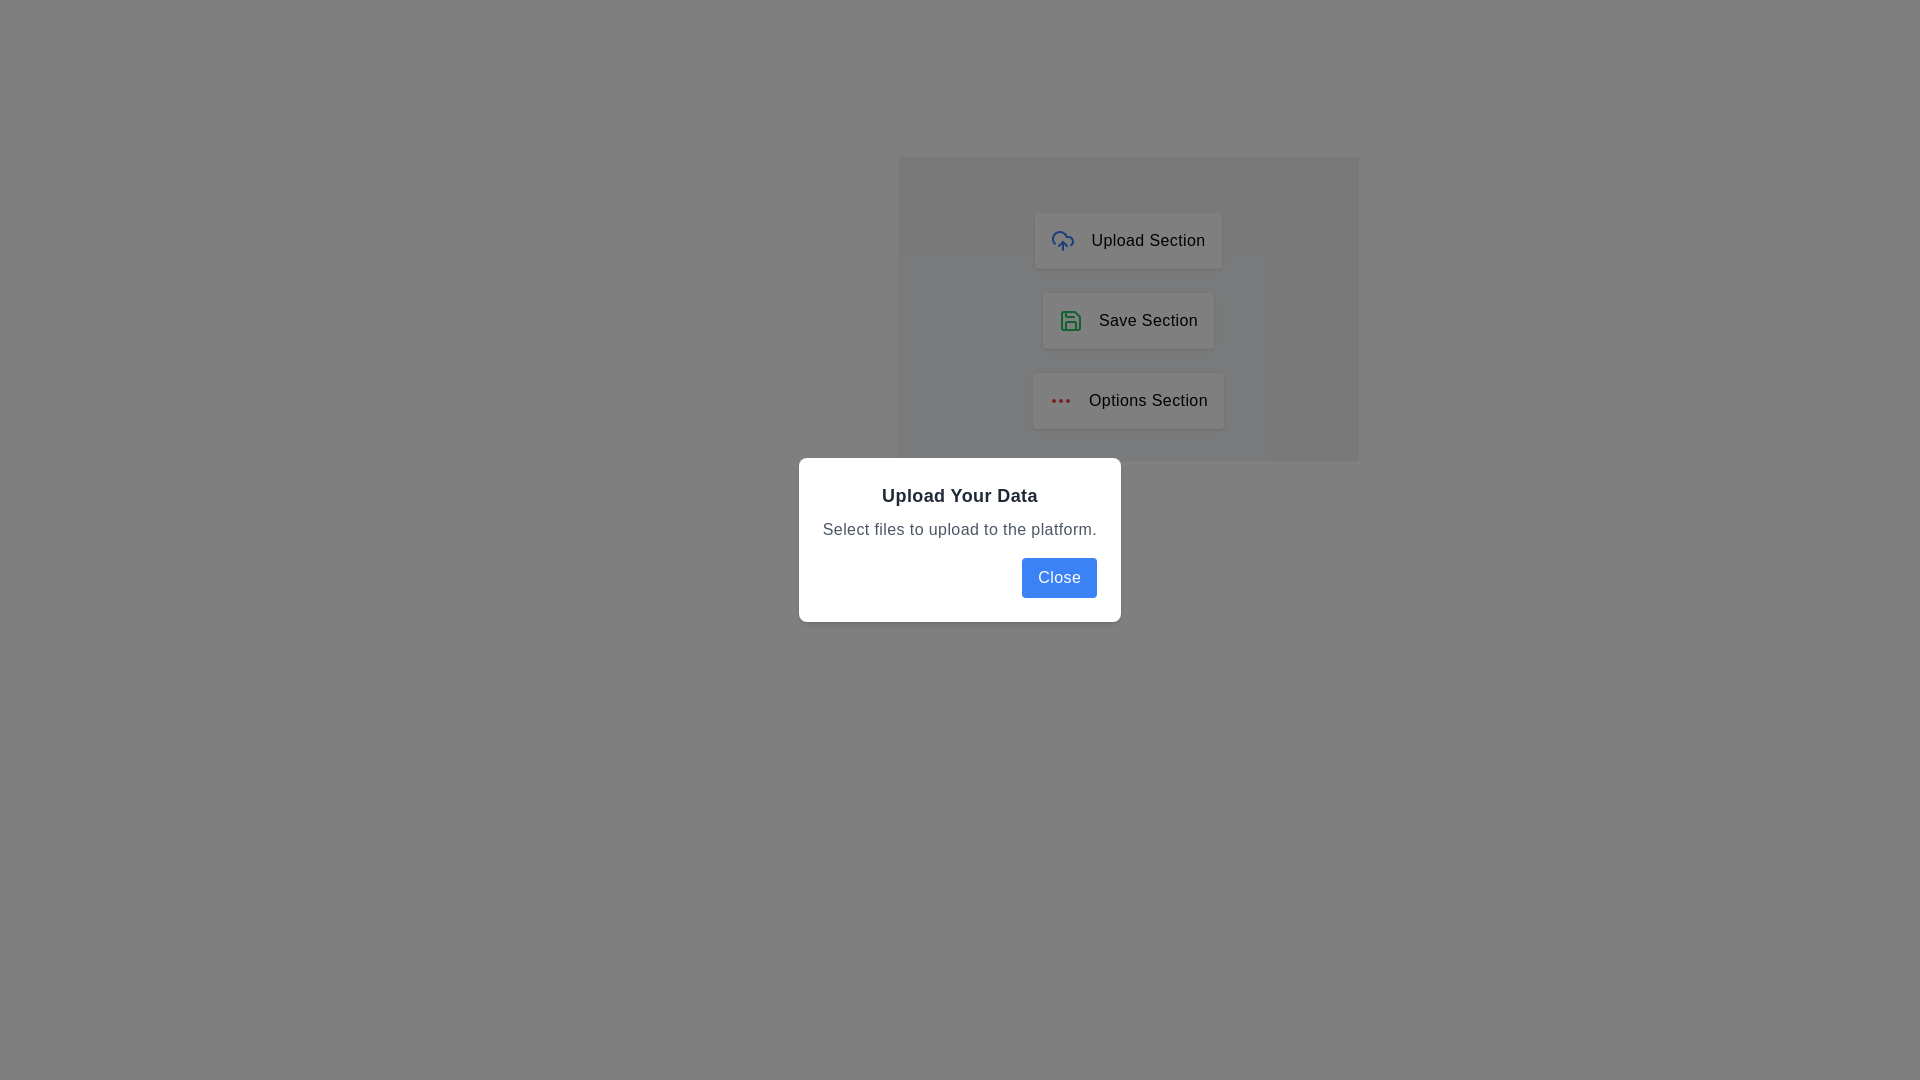 The image size is (1920, 1080). Describe the element at coordinates (1128, 319) in the screenshot. I see `the second button in the vertically stacked layout` at that location.